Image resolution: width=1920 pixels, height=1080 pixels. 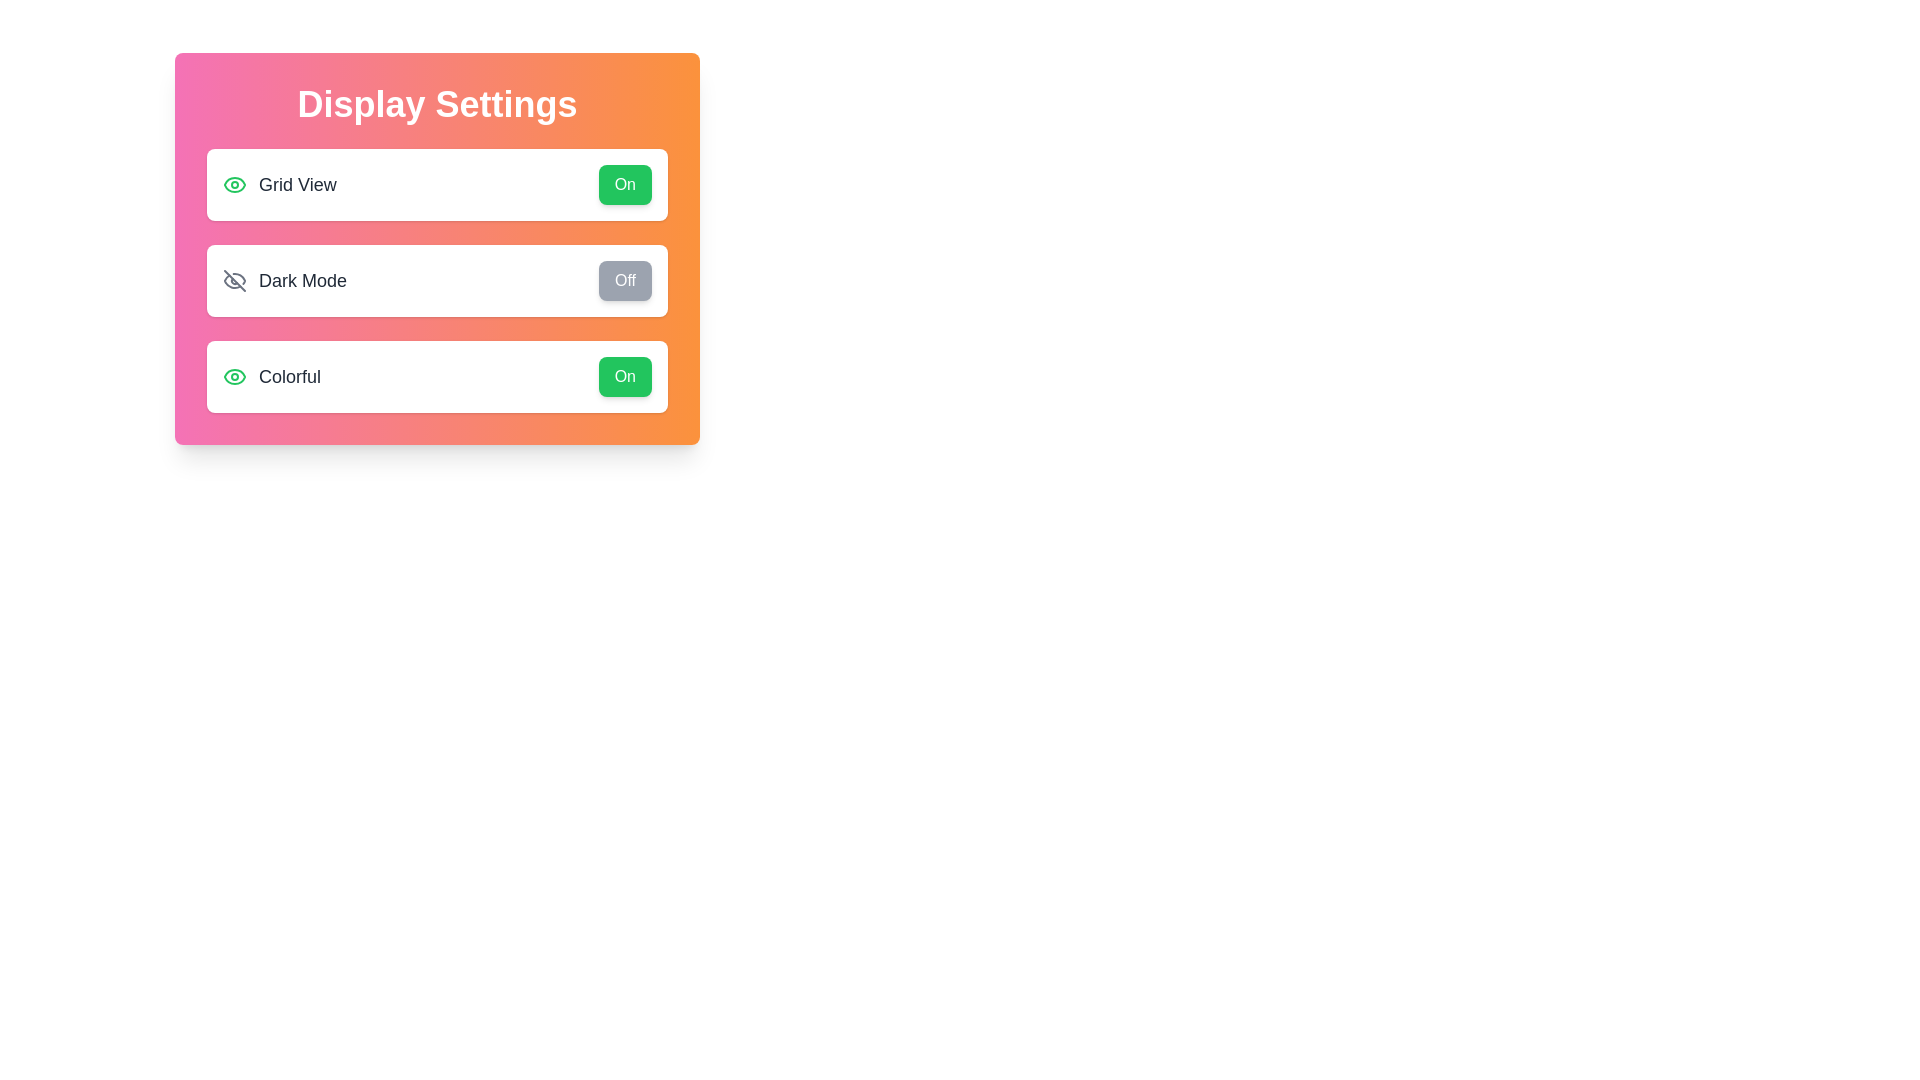 I want to click on 'On' button of the 'Grid View' setting to toggle it, so click(x=623, y=185).